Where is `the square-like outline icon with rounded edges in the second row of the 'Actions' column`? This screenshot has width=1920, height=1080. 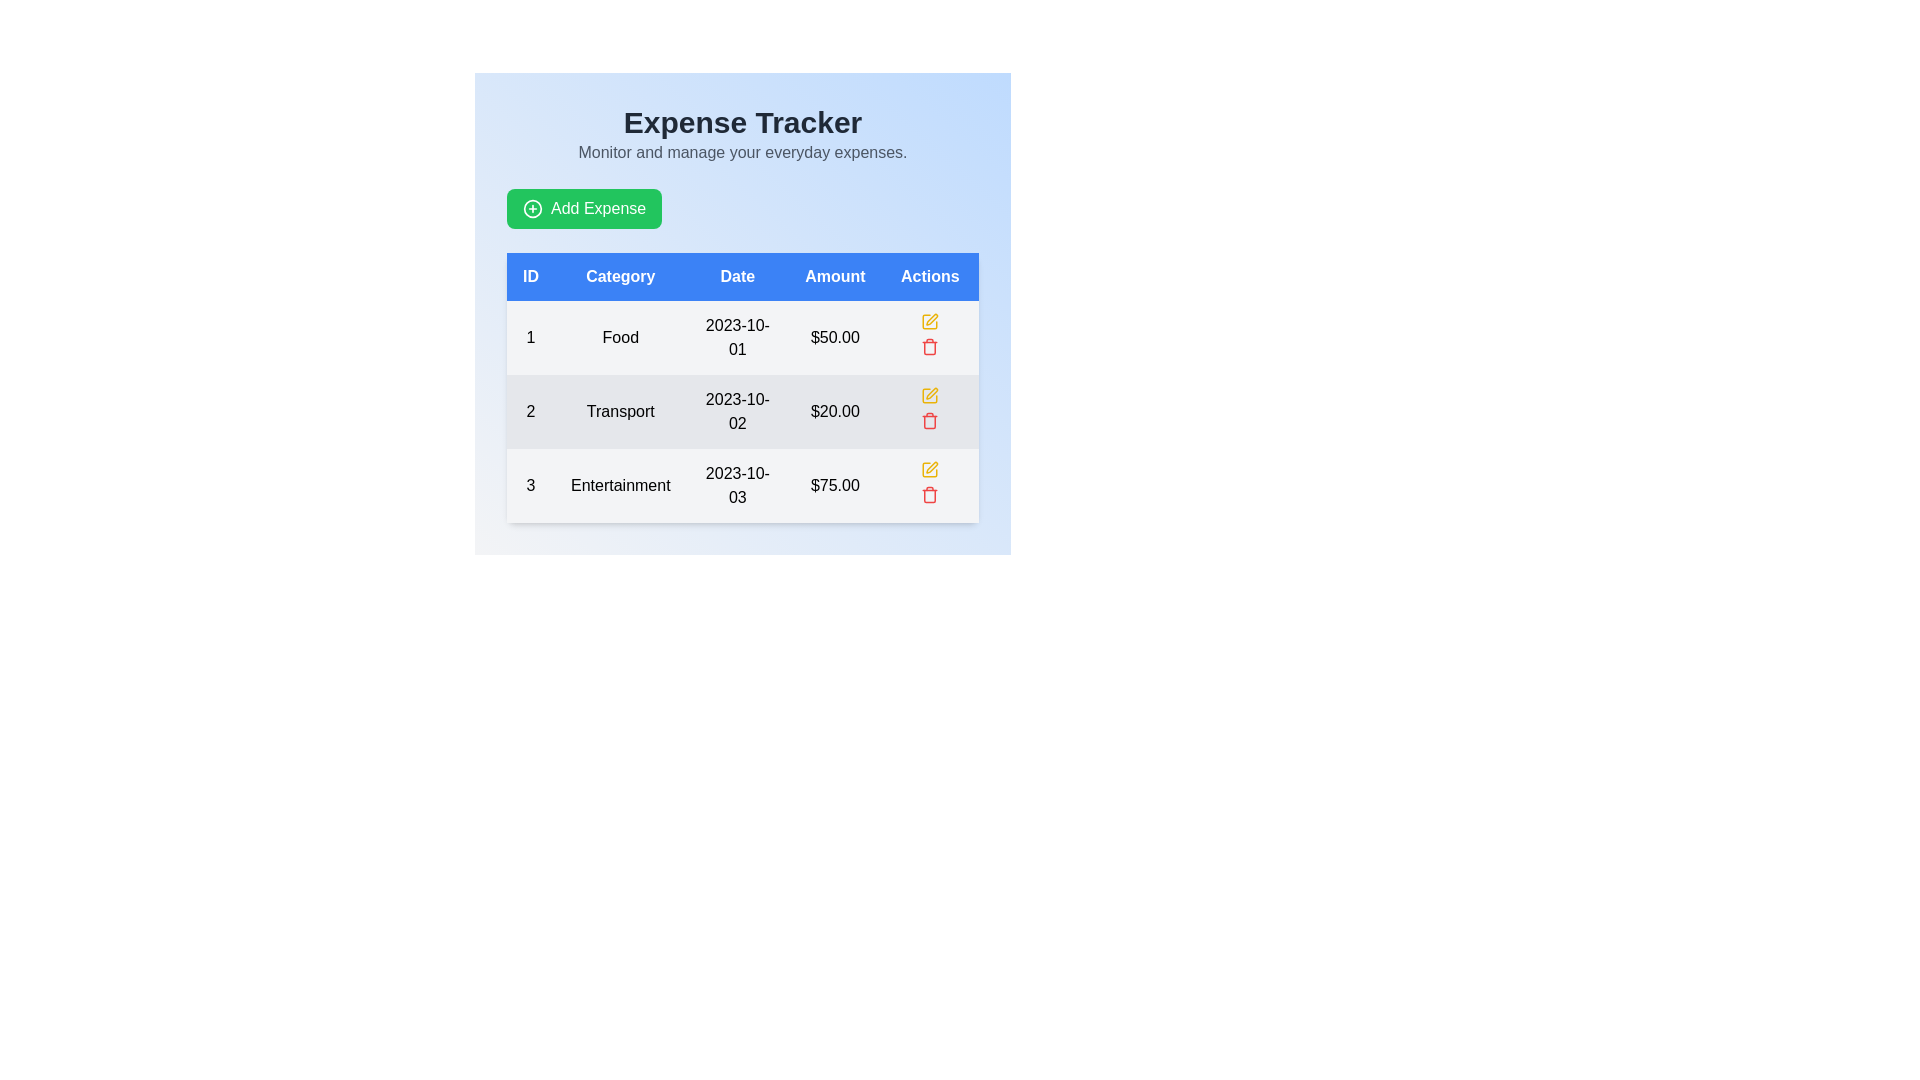 the square-like outline icon with rounded edges in the second row of the 'Actions' column is located at coordinates (929, 396).